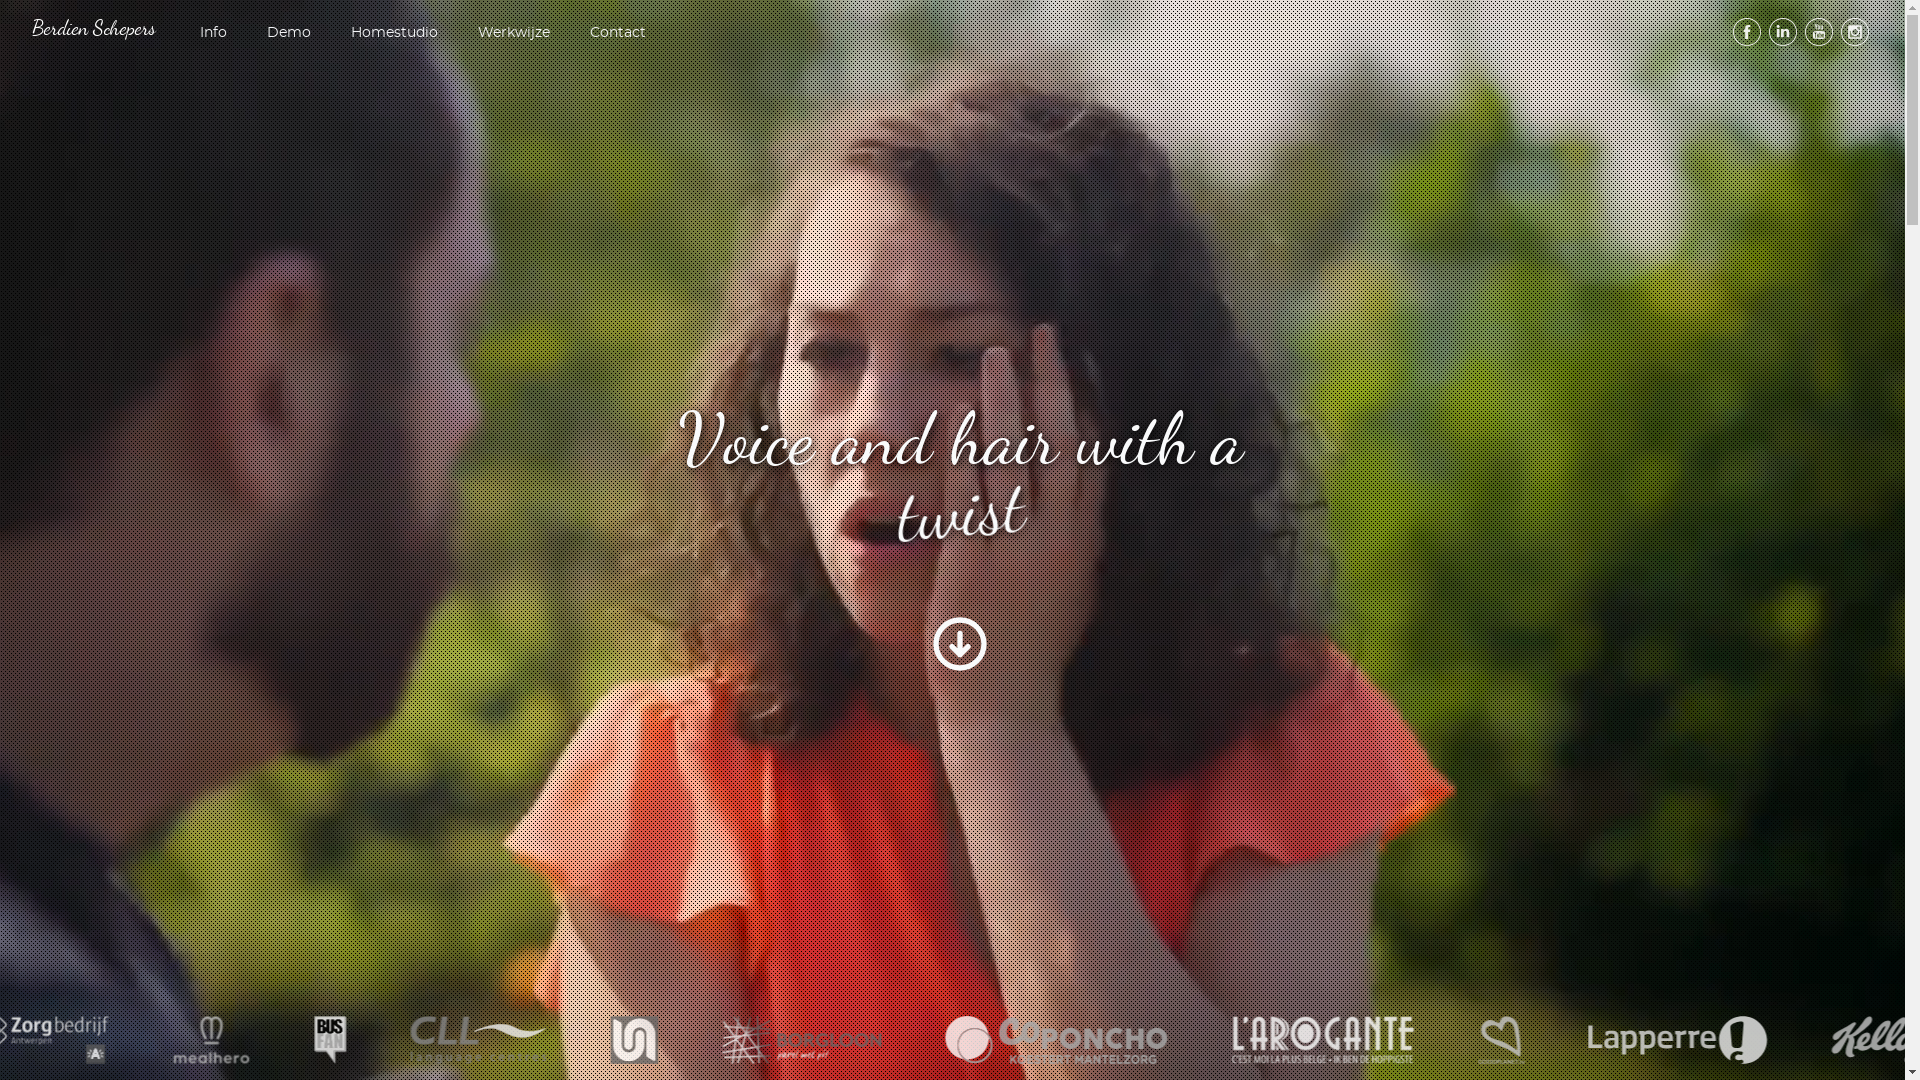 Image resolution: width=1920 pixels, height=1080 pixels. What do you see at coordinates (213, 31) in the screenshot?
I see `'Info'` at bounding box center [213, 31].